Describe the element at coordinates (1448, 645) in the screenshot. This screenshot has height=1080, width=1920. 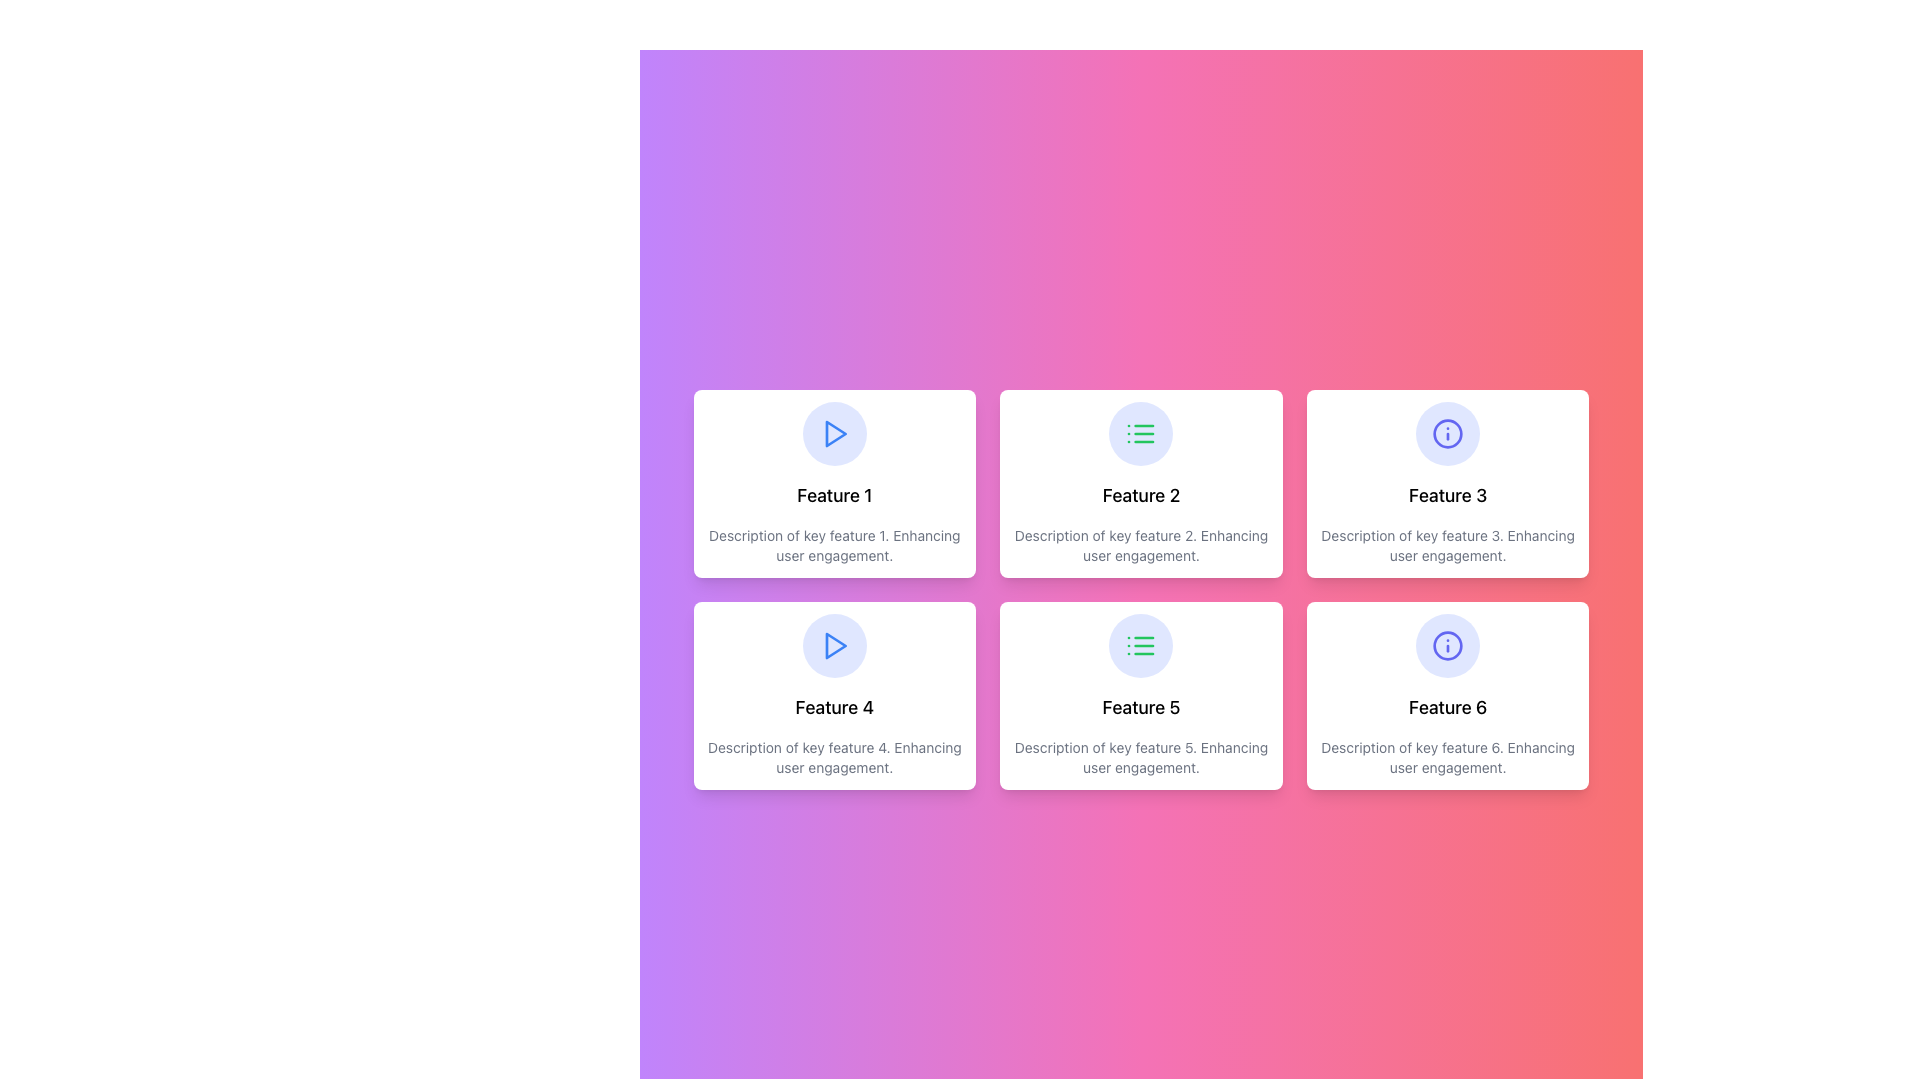
I see `the informational icon above the heading text 'Feature 6' in the bottom-right corner of the grid` at that location.